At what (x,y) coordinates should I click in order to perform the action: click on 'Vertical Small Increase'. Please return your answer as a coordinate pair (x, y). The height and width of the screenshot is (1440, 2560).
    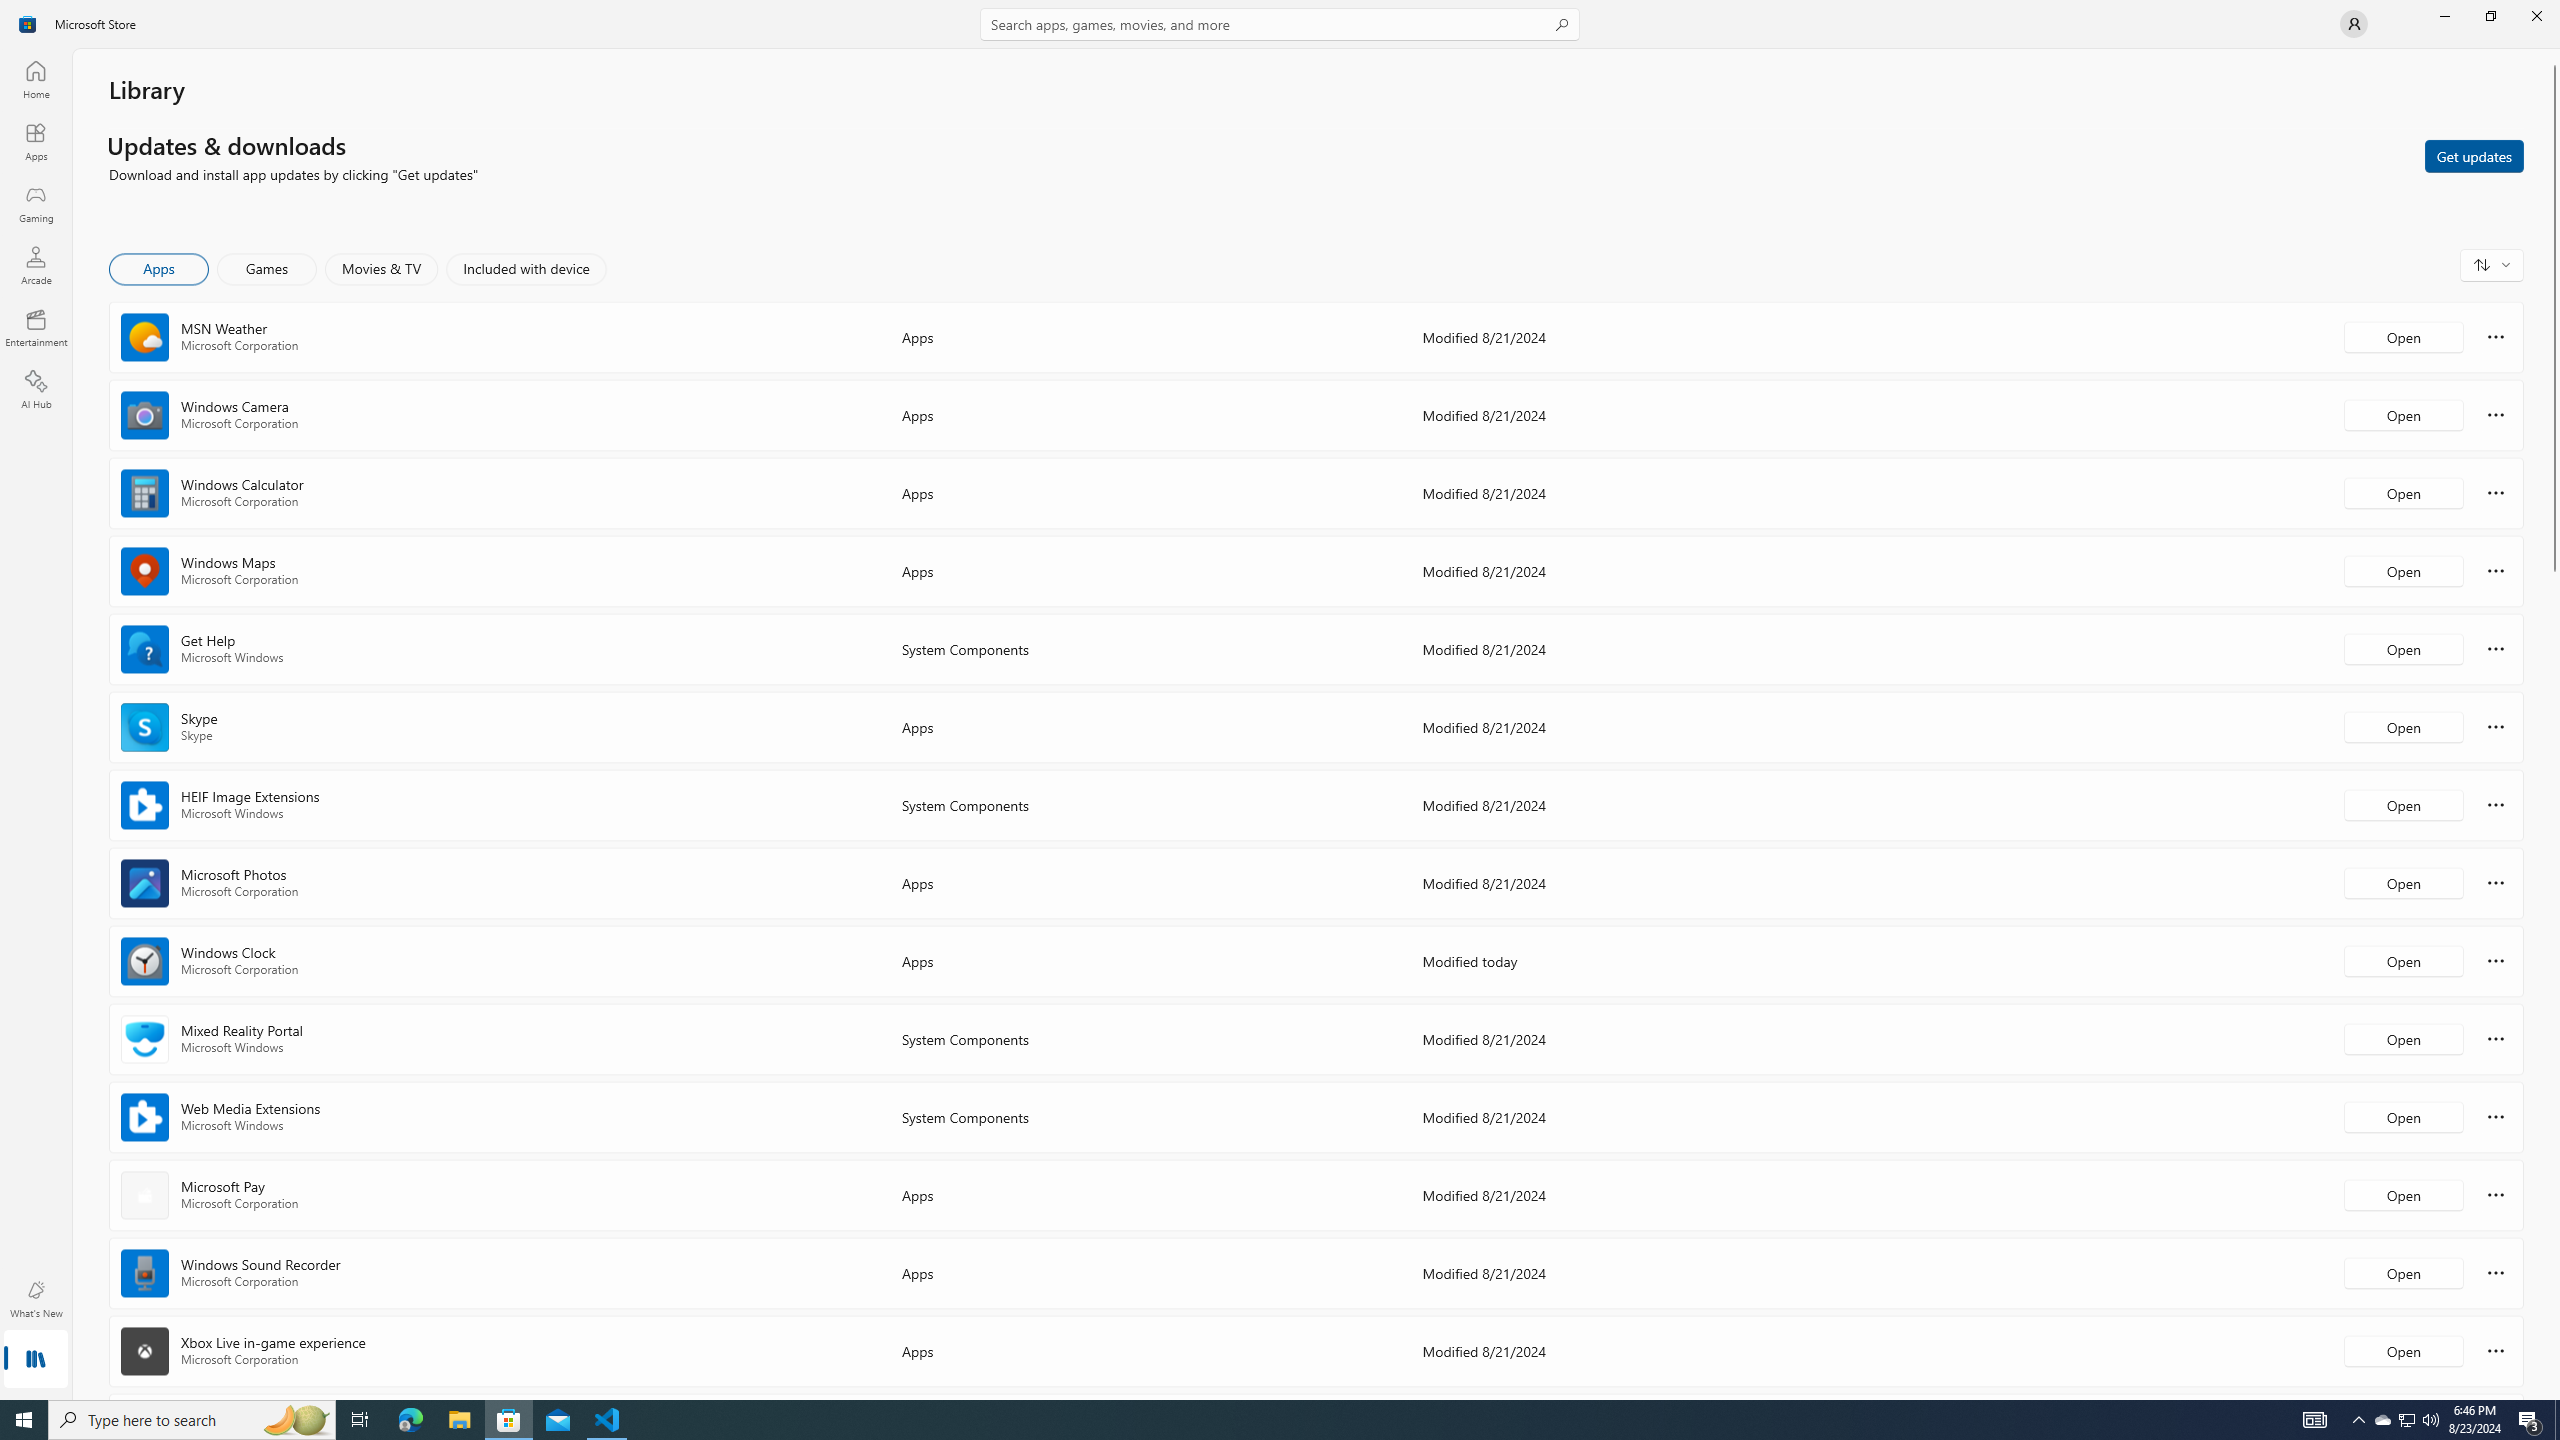
    Looking at the image, I should click on (2552, 1393).